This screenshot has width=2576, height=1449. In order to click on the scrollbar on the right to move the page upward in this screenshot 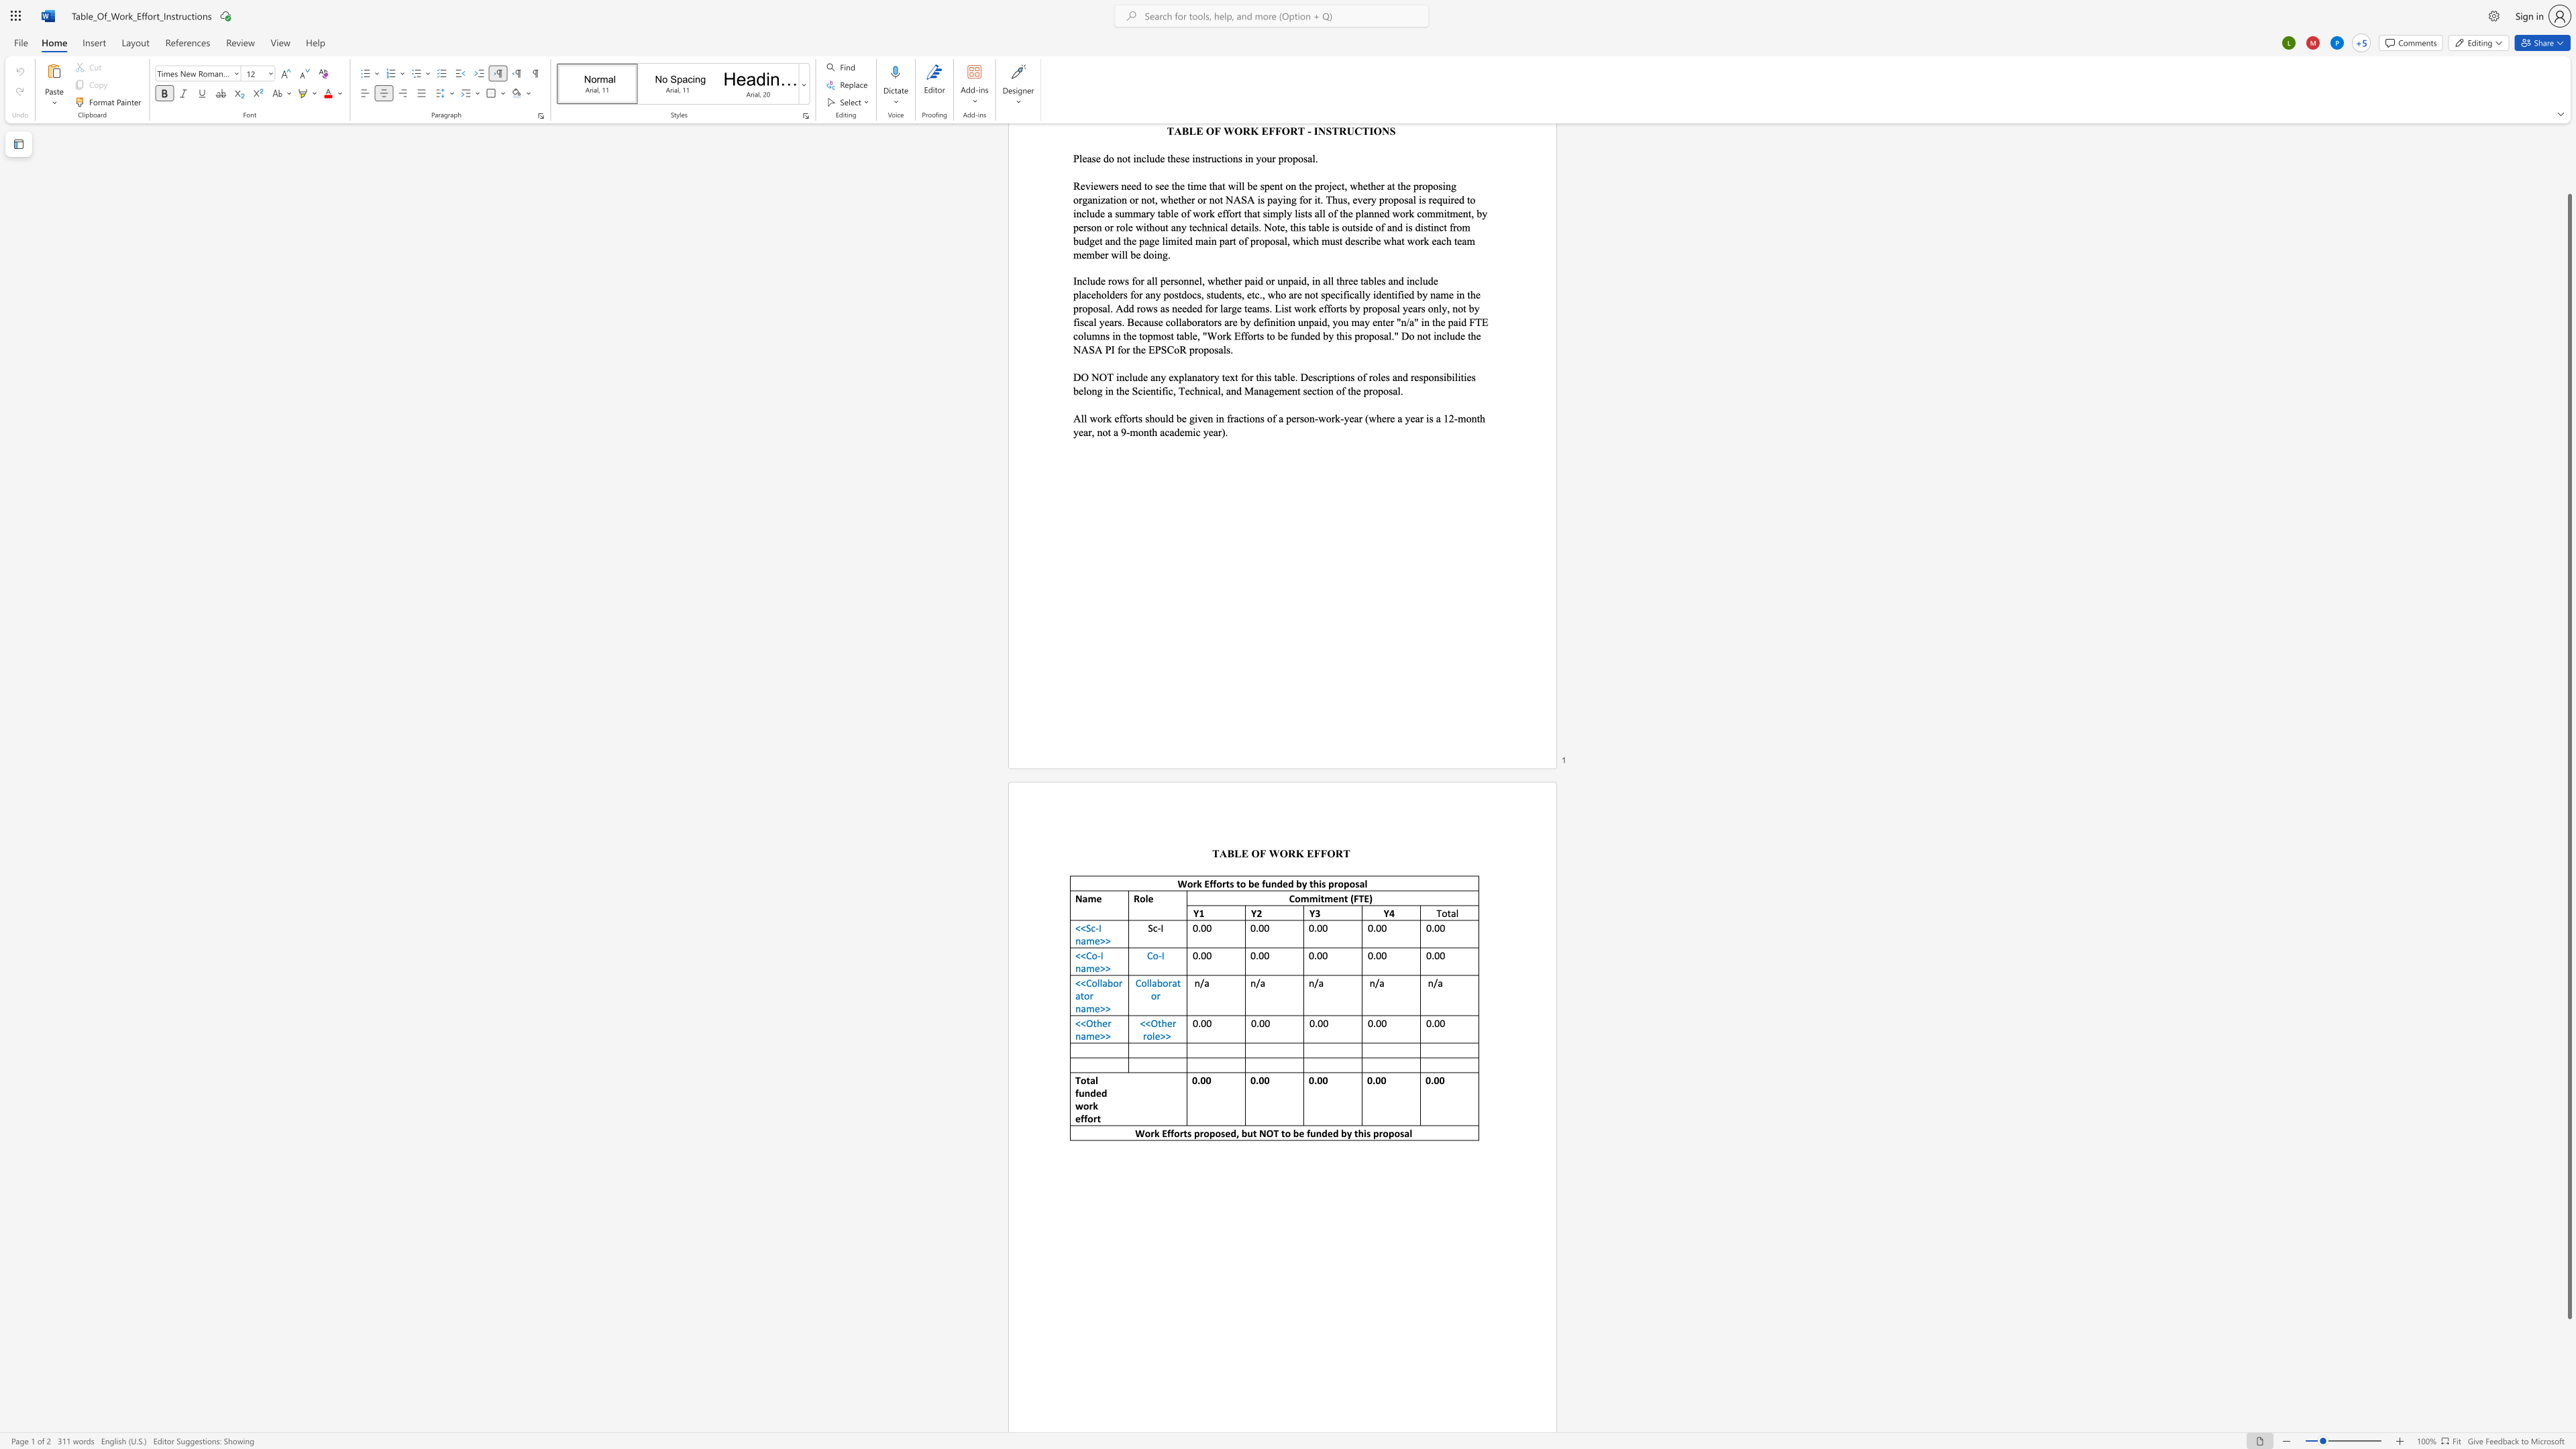, I will do `click(2568, 160)`.